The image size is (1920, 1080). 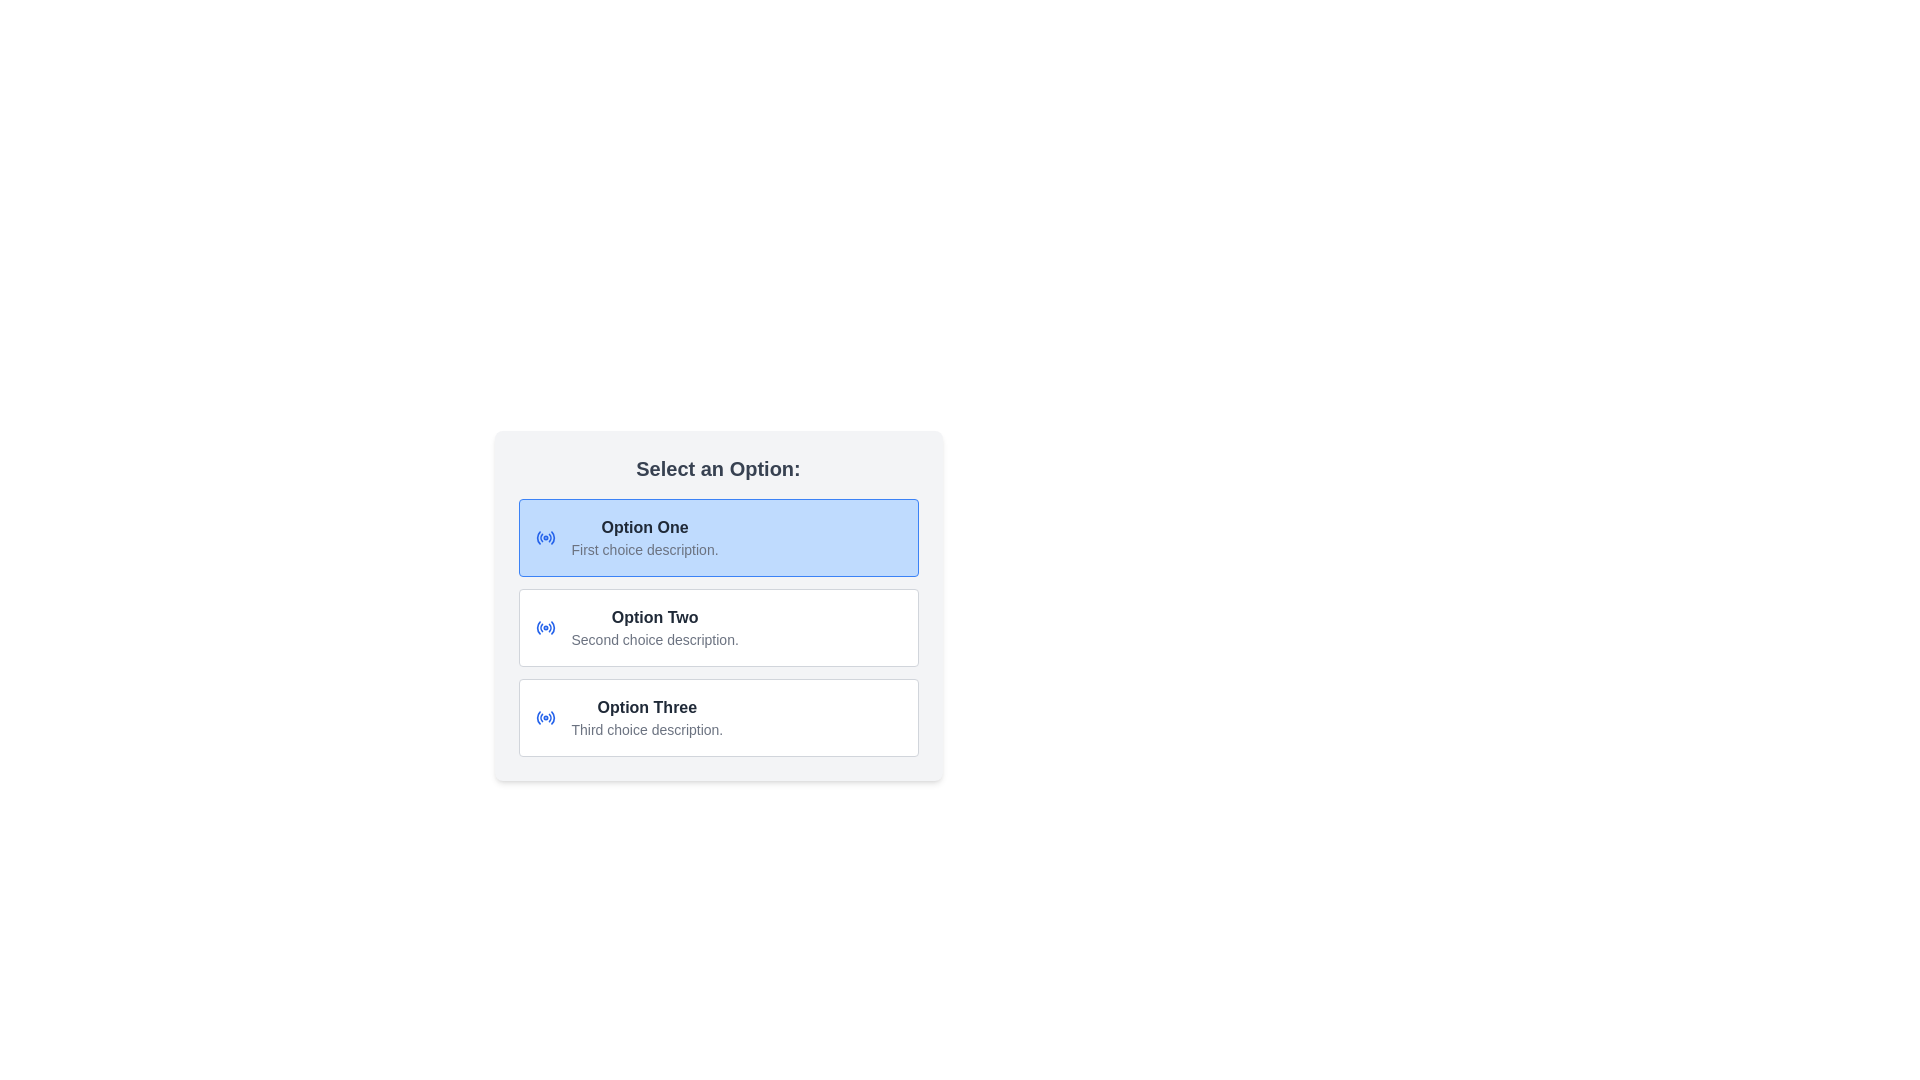 What do you see at coordinates (645, 527) in the screenshot?
I see `the header text label that identifies the first option group, which is positioned above its description in the application interface` at bounding box center [645, 527].